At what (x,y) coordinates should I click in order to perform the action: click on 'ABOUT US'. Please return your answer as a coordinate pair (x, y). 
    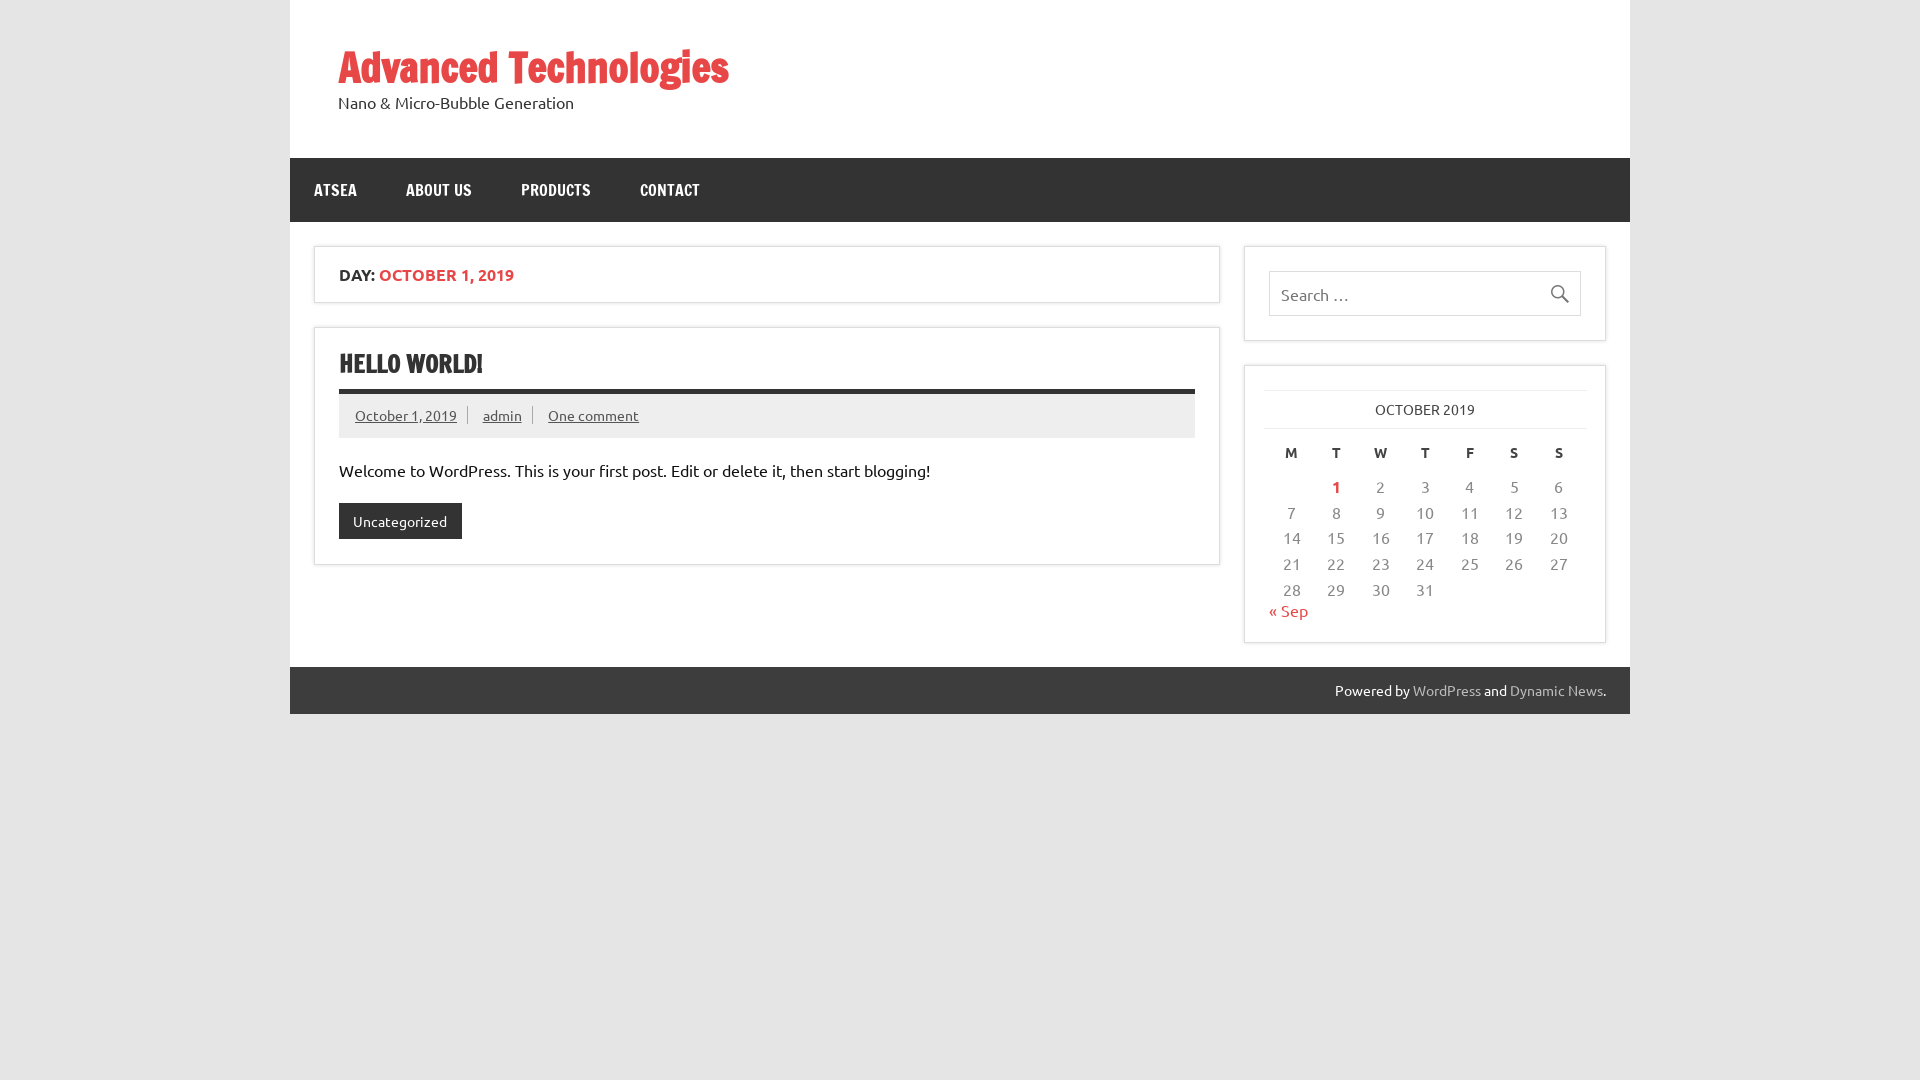
    Looking at the image, I should click on (437, 189).